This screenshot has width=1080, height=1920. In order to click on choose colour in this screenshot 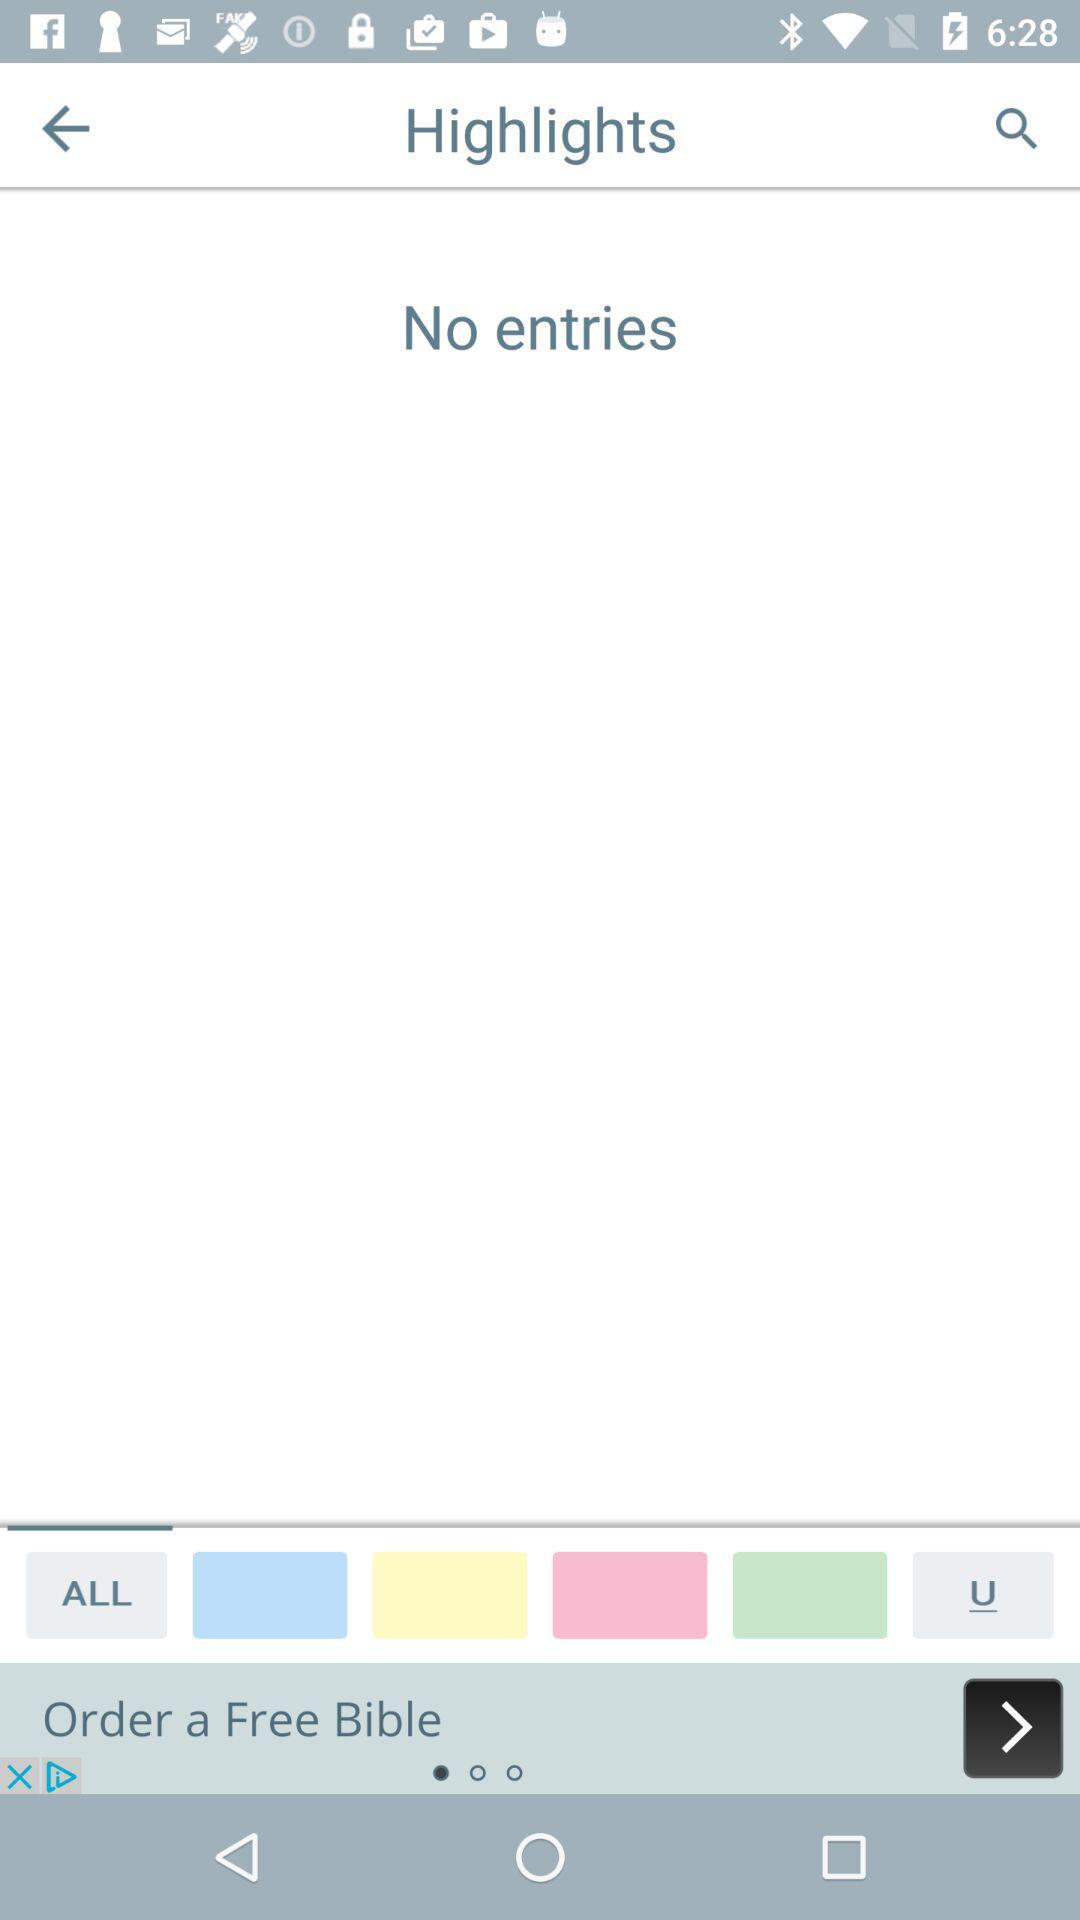, I will do `click(450, 1593)`.